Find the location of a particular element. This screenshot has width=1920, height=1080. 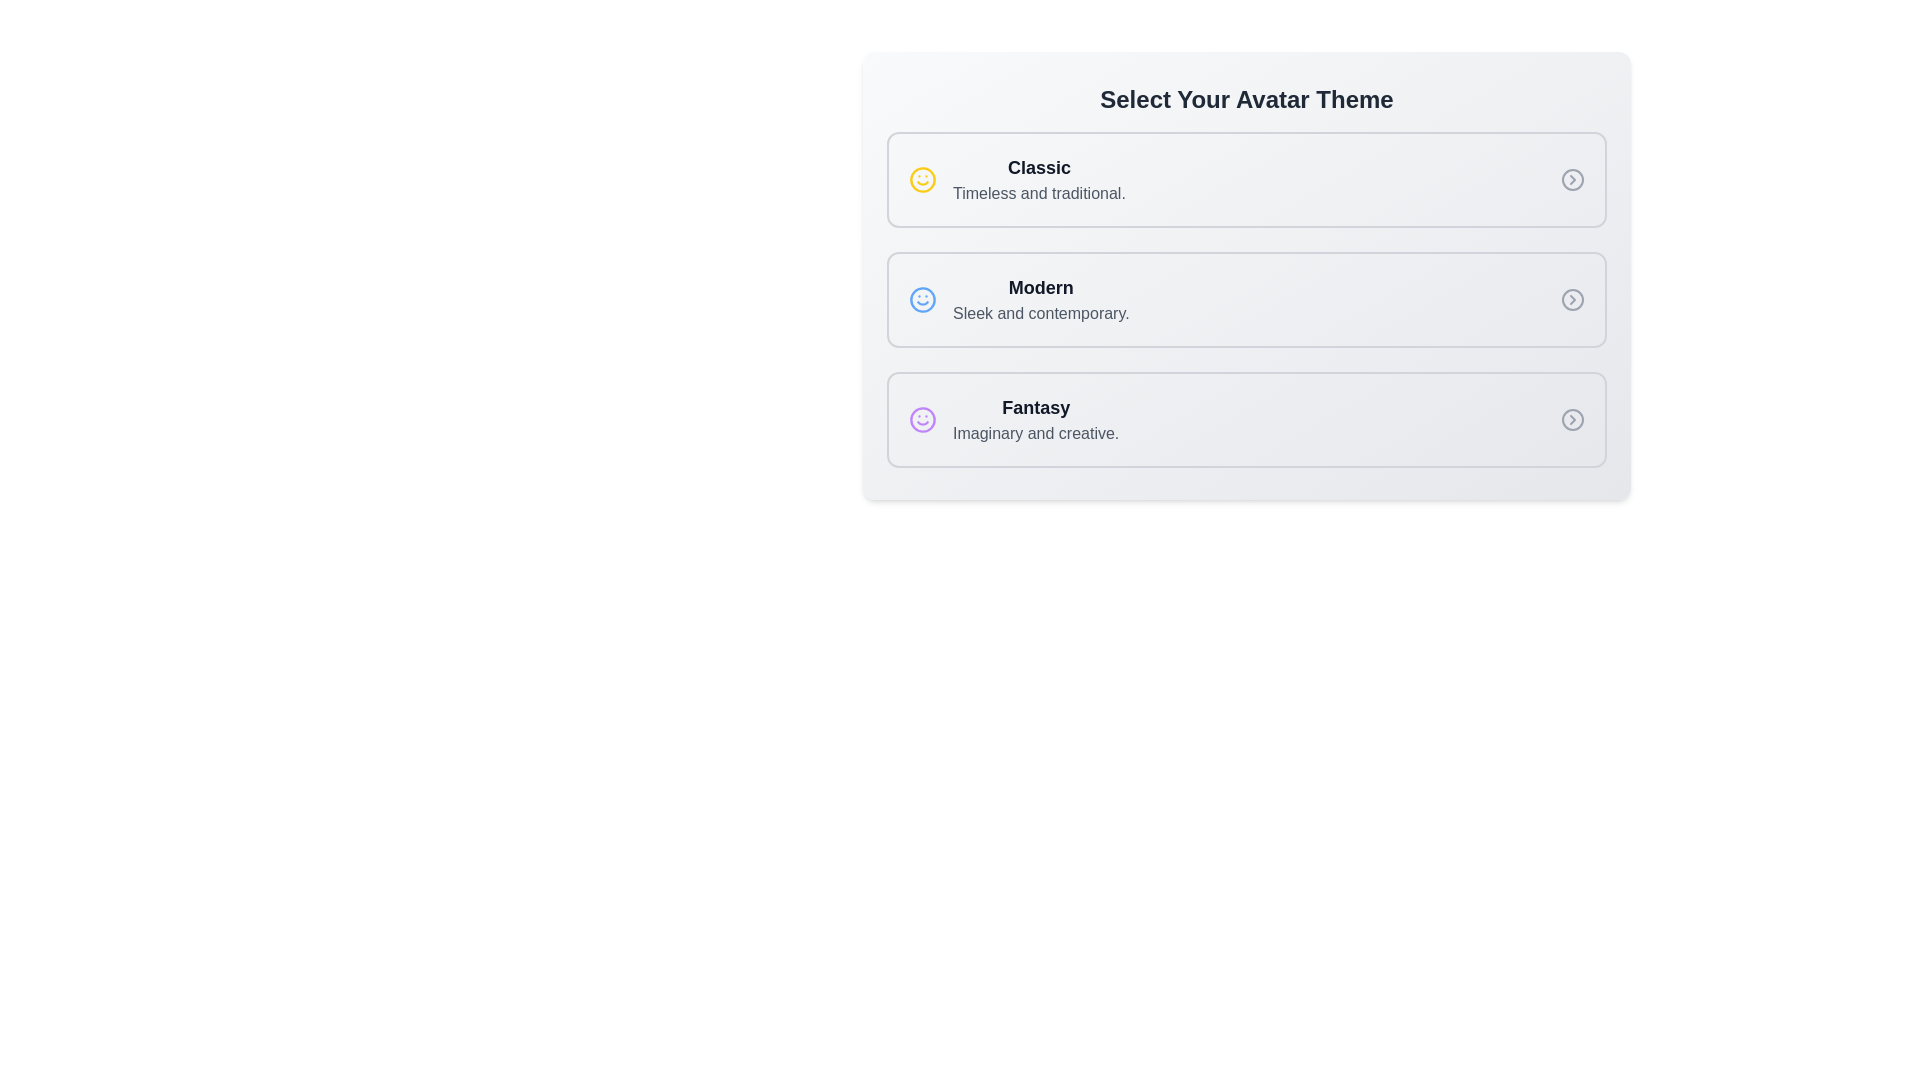

the decorative circle icon inside the SVG, located near the right edge of the 'Fantasy' option in the vertical list of avatar themes is located at coordinates (1572, 419).